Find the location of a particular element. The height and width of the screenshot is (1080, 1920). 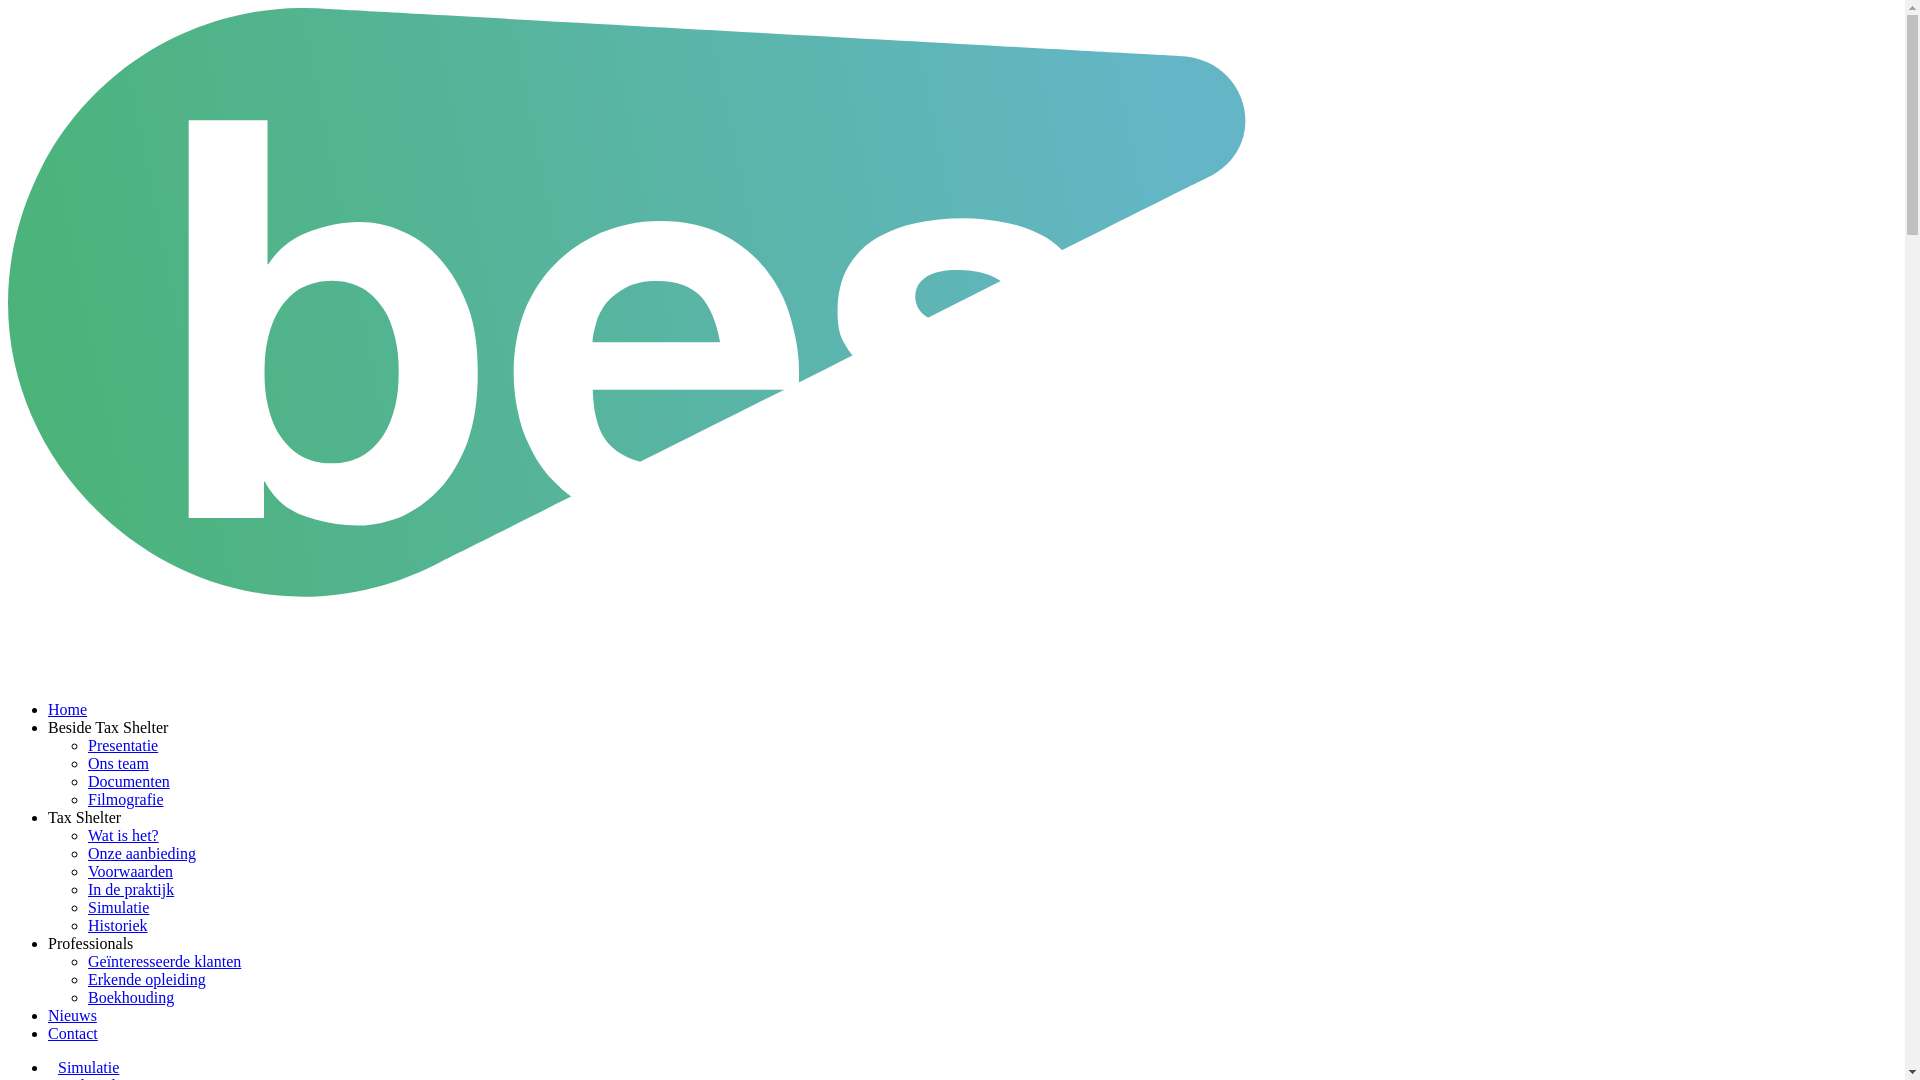

'Nieuws' is located at coordinates (72, 1015).